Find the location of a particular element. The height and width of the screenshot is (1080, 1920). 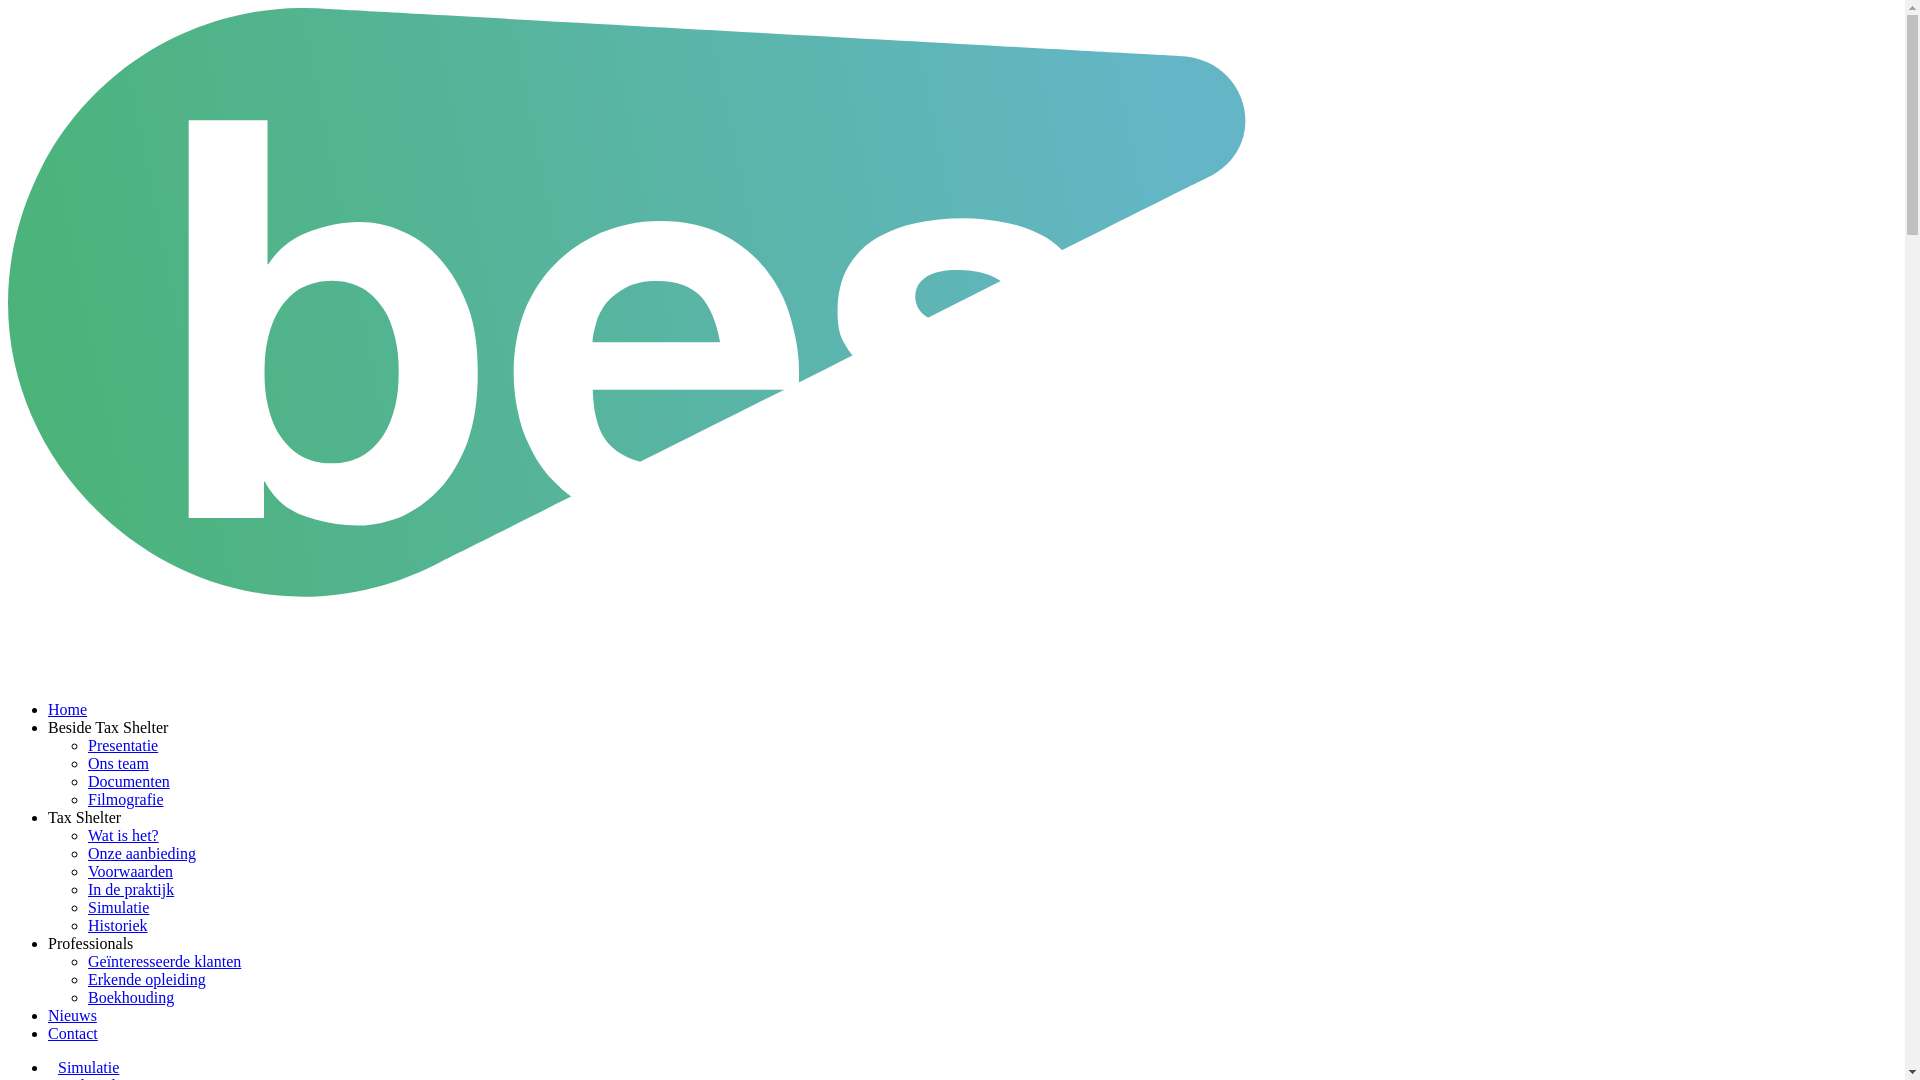

'Nieuws' is located at coordinates (72, 1015).